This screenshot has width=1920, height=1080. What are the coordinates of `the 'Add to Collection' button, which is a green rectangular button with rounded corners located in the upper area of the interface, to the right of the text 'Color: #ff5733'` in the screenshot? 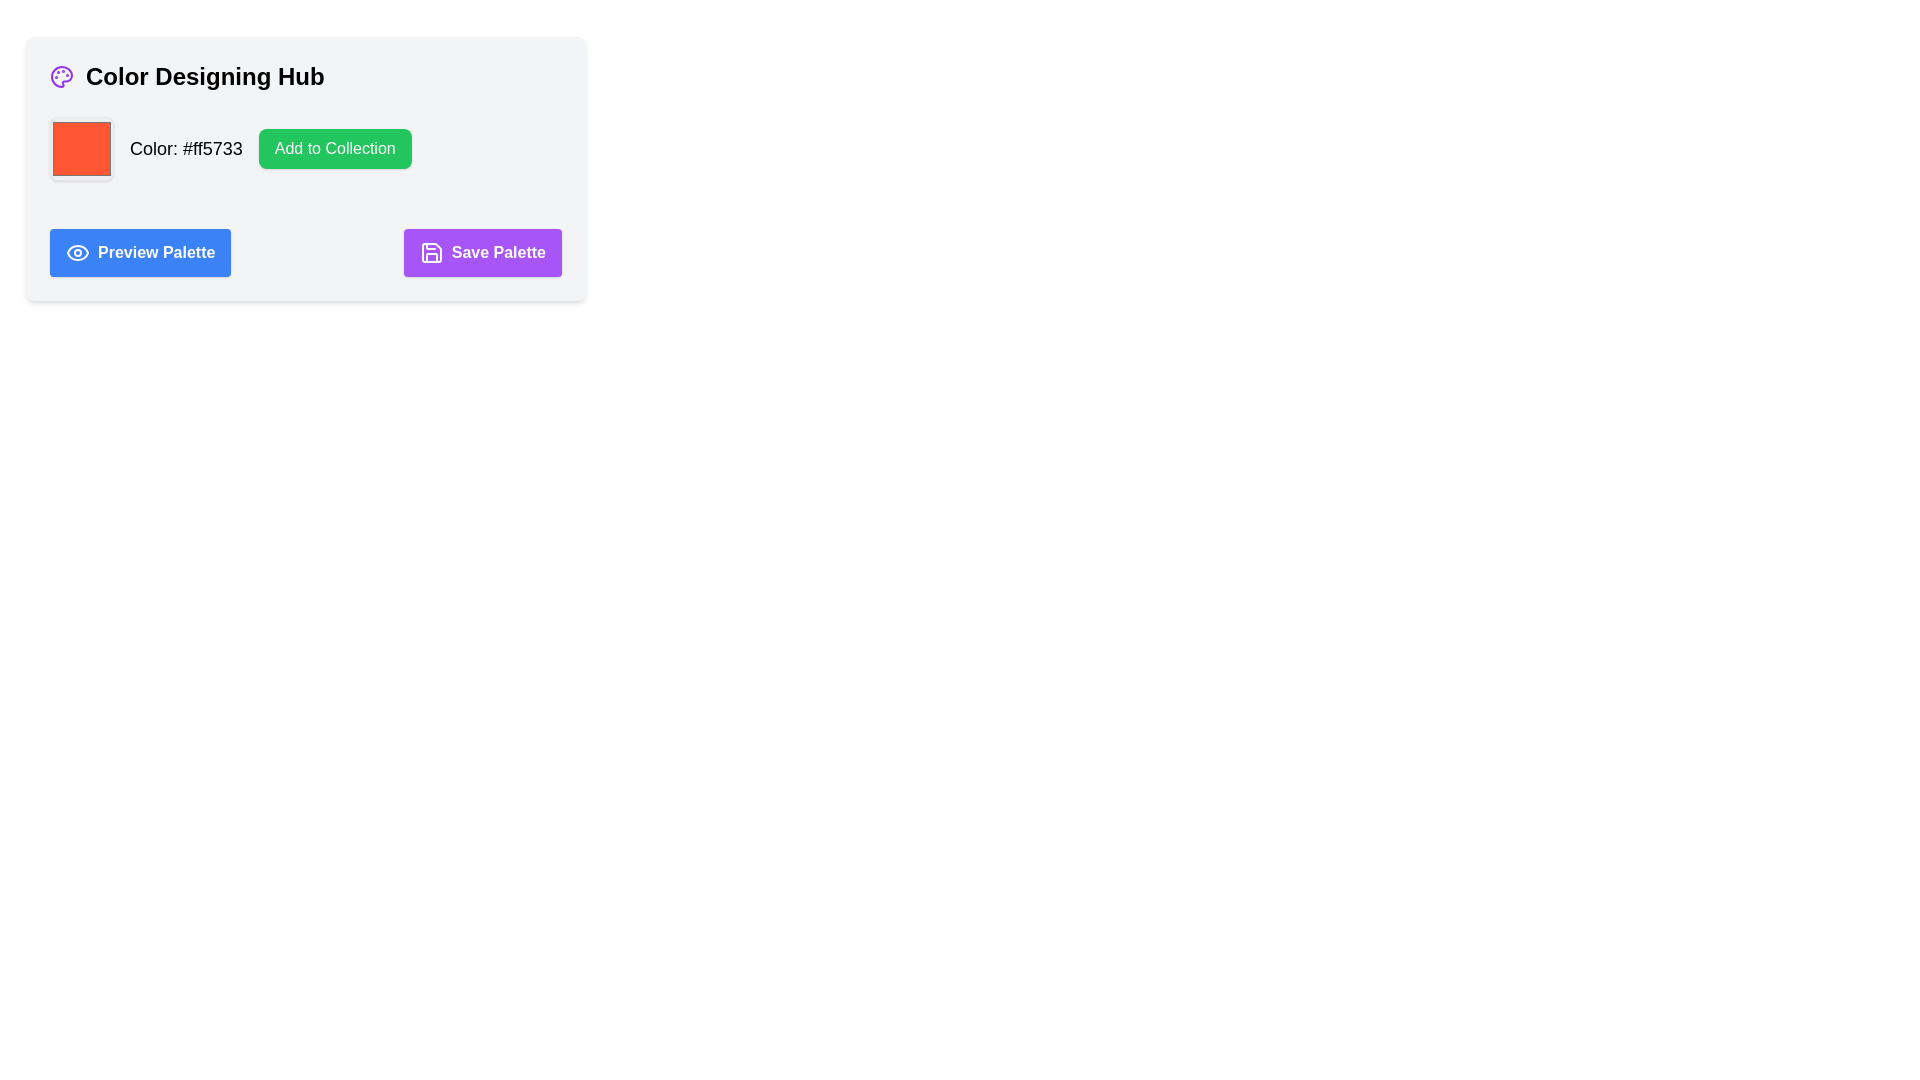 It's located at (335, 148).